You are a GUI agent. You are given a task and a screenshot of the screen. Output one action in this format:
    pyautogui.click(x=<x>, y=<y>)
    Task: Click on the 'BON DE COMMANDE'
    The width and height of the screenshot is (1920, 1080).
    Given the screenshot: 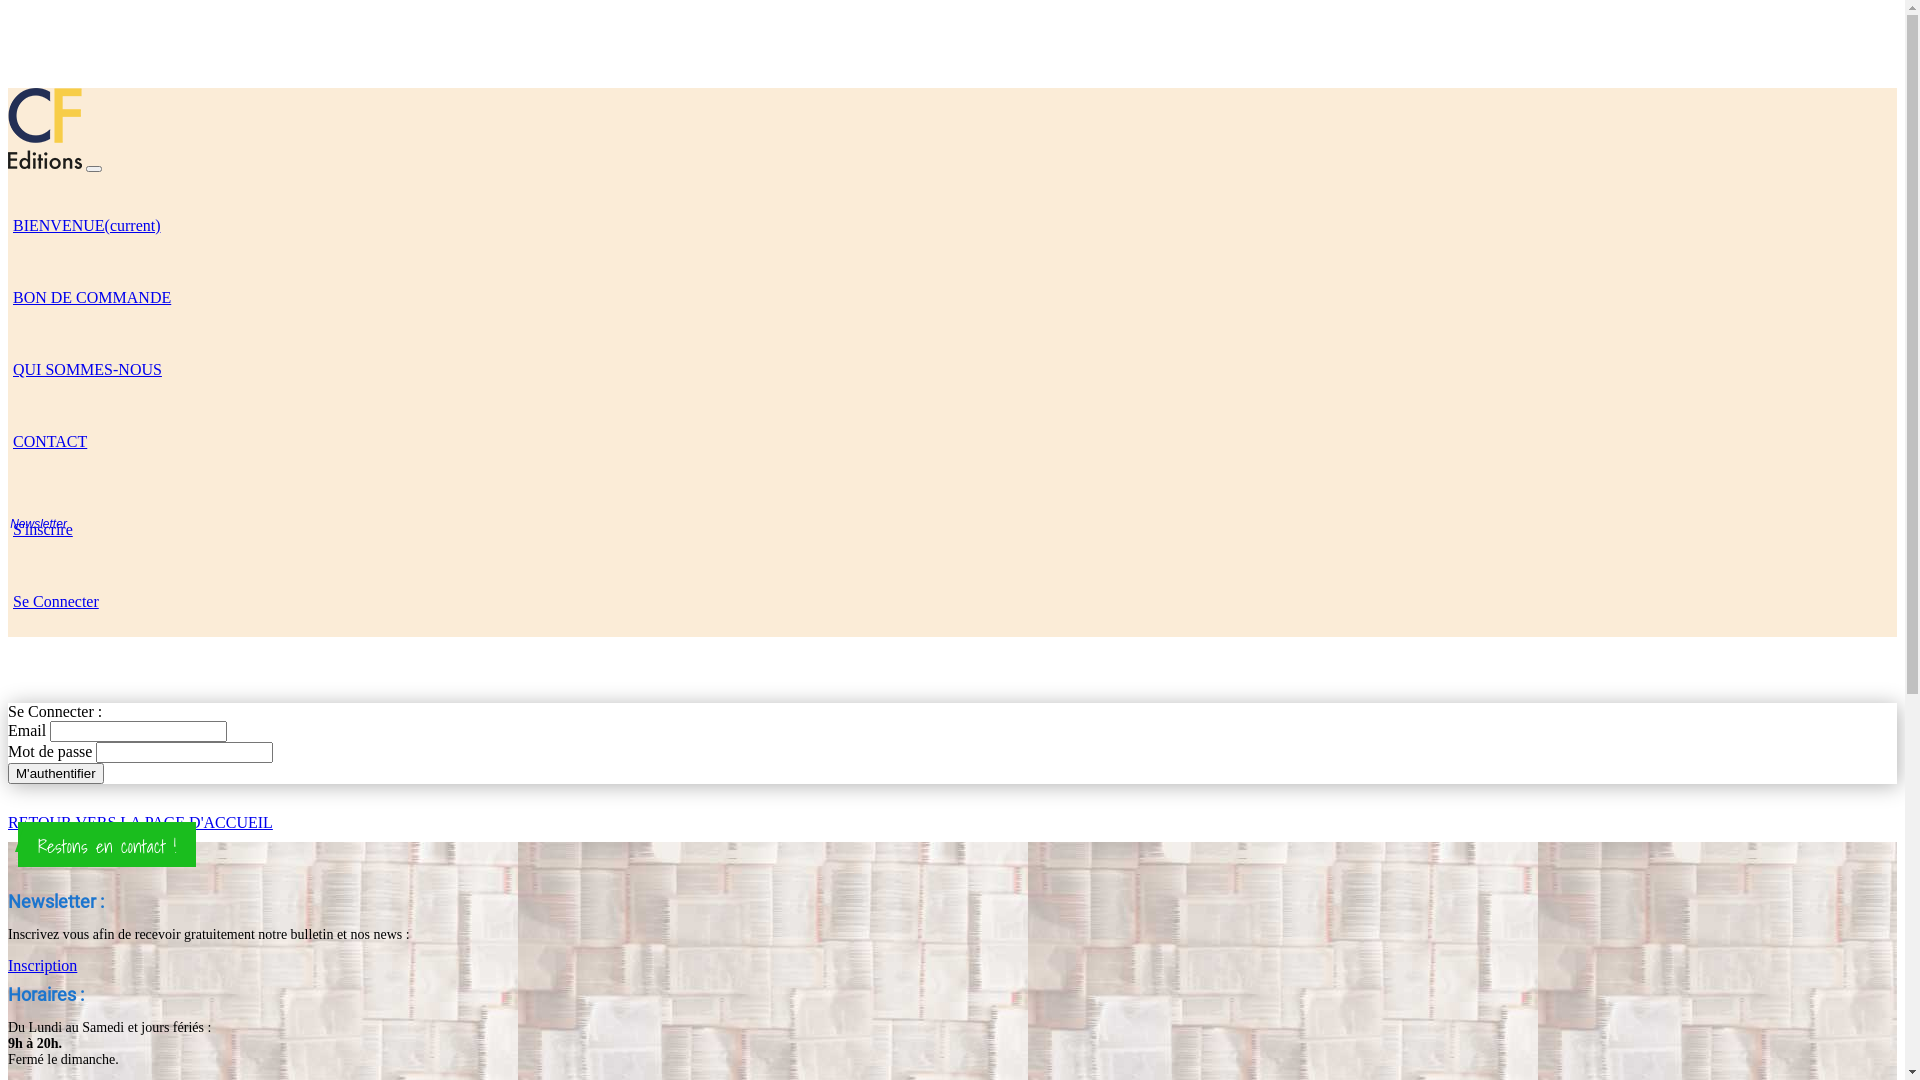 What is the action you would take?
    pyautogui.click(x=90, y=296)
    